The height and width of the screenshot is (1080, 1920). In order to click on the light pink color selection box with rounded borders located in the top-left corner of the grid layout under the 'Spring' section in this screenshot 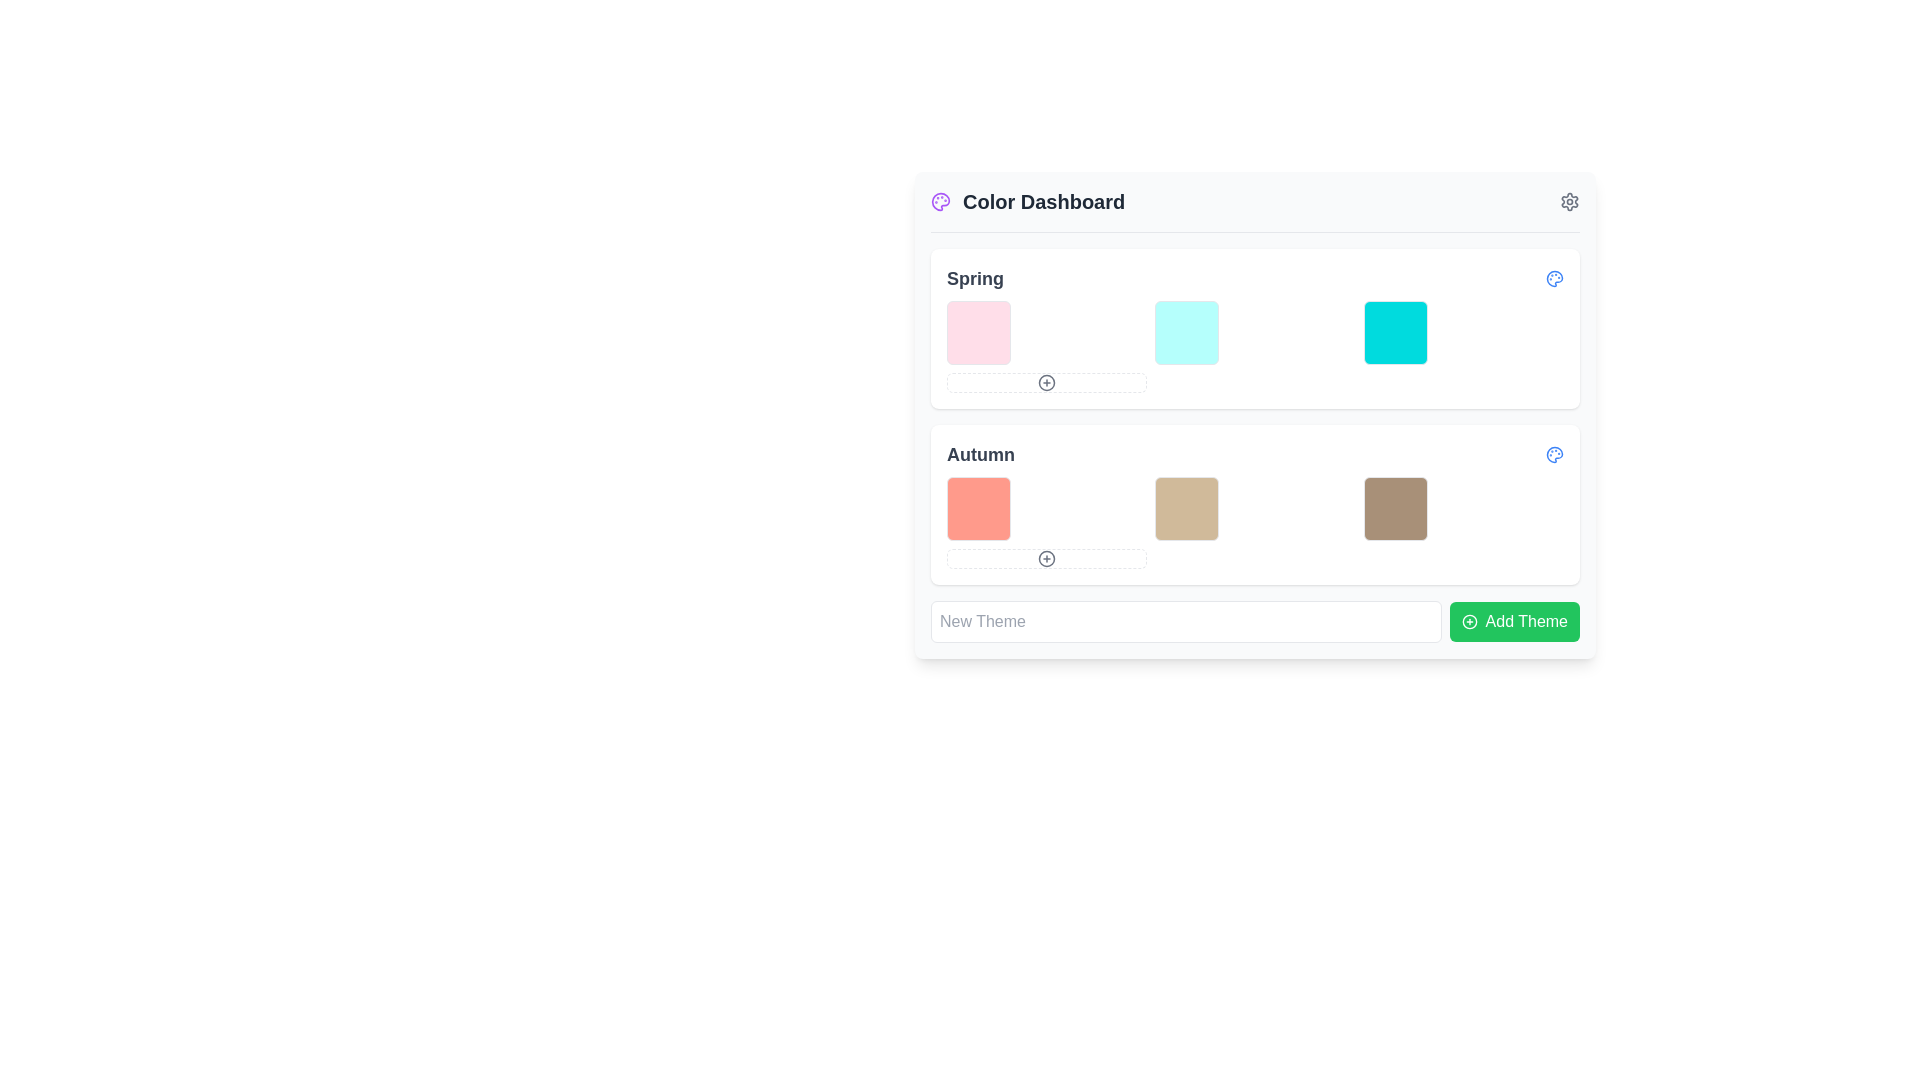, I will do `click(979, 331)`.